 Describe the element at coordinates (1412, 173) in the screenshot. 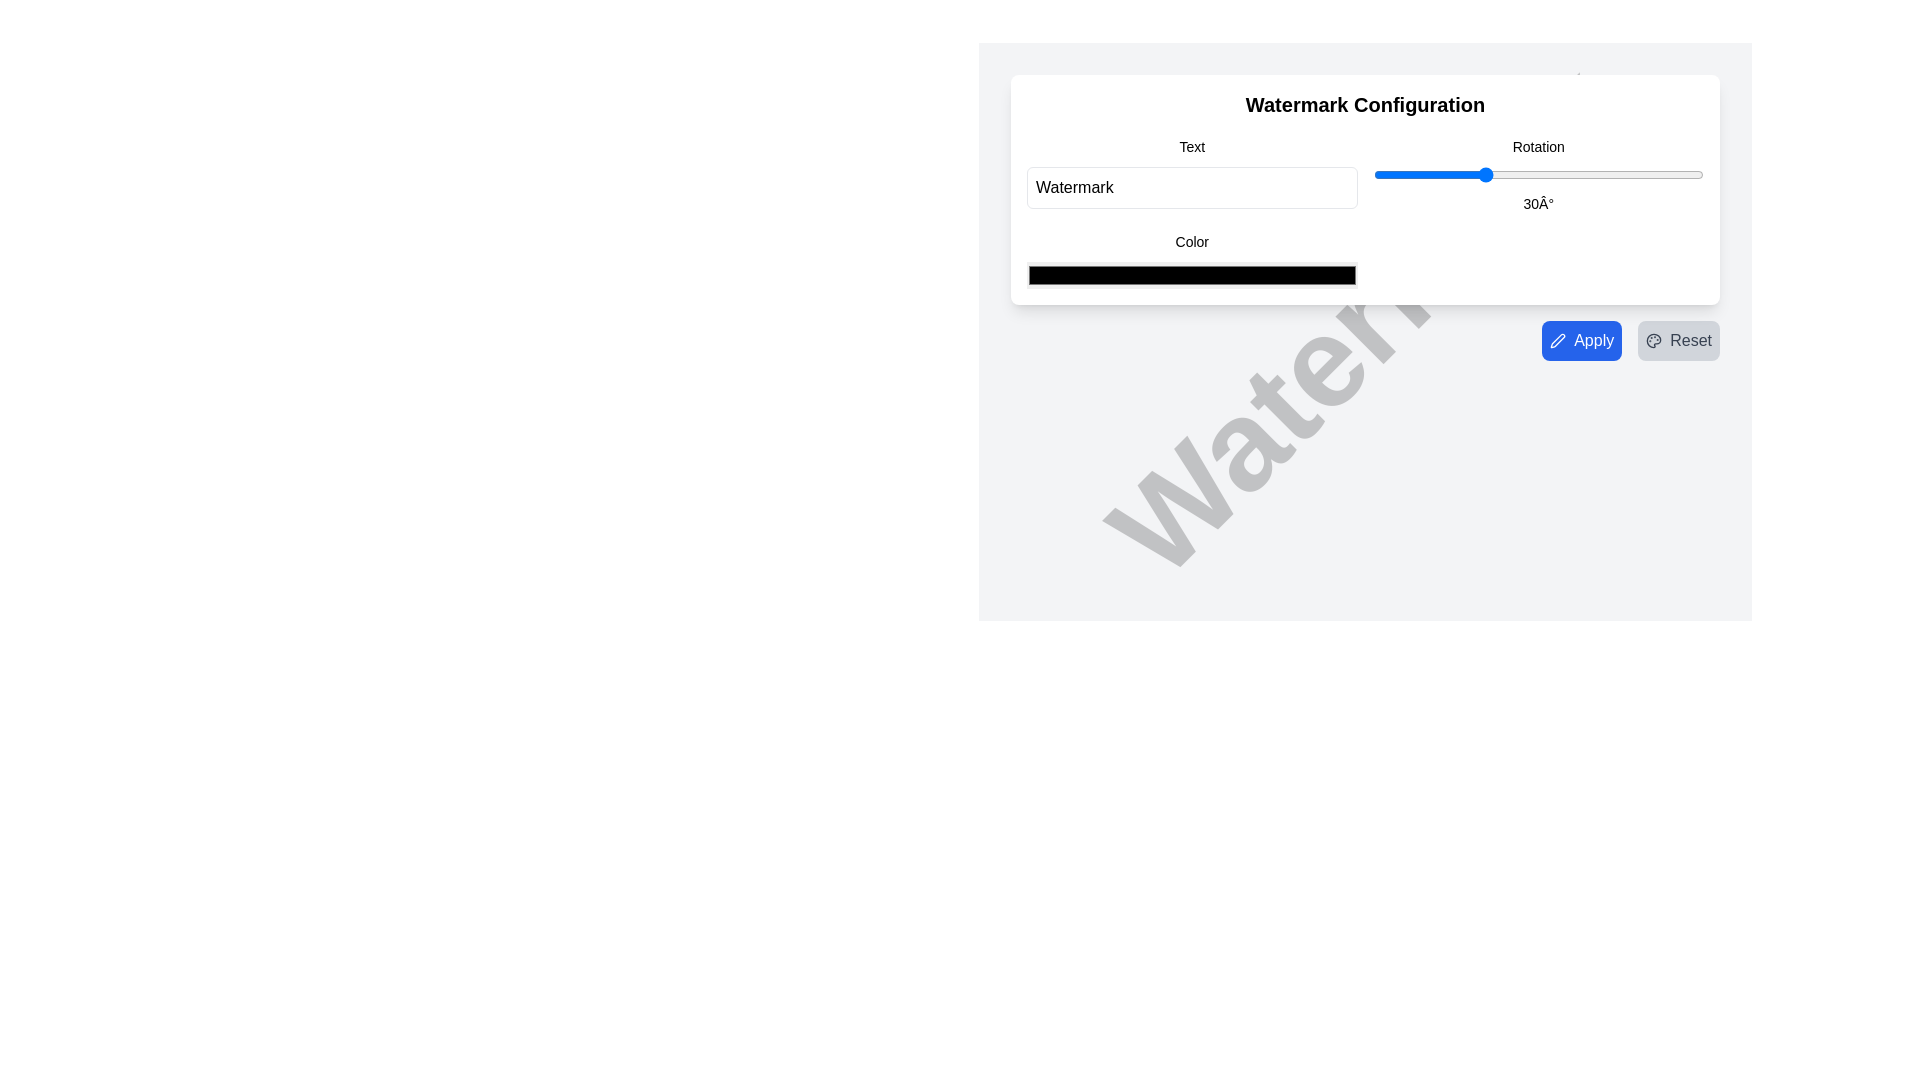

I see `rotation` at that location.